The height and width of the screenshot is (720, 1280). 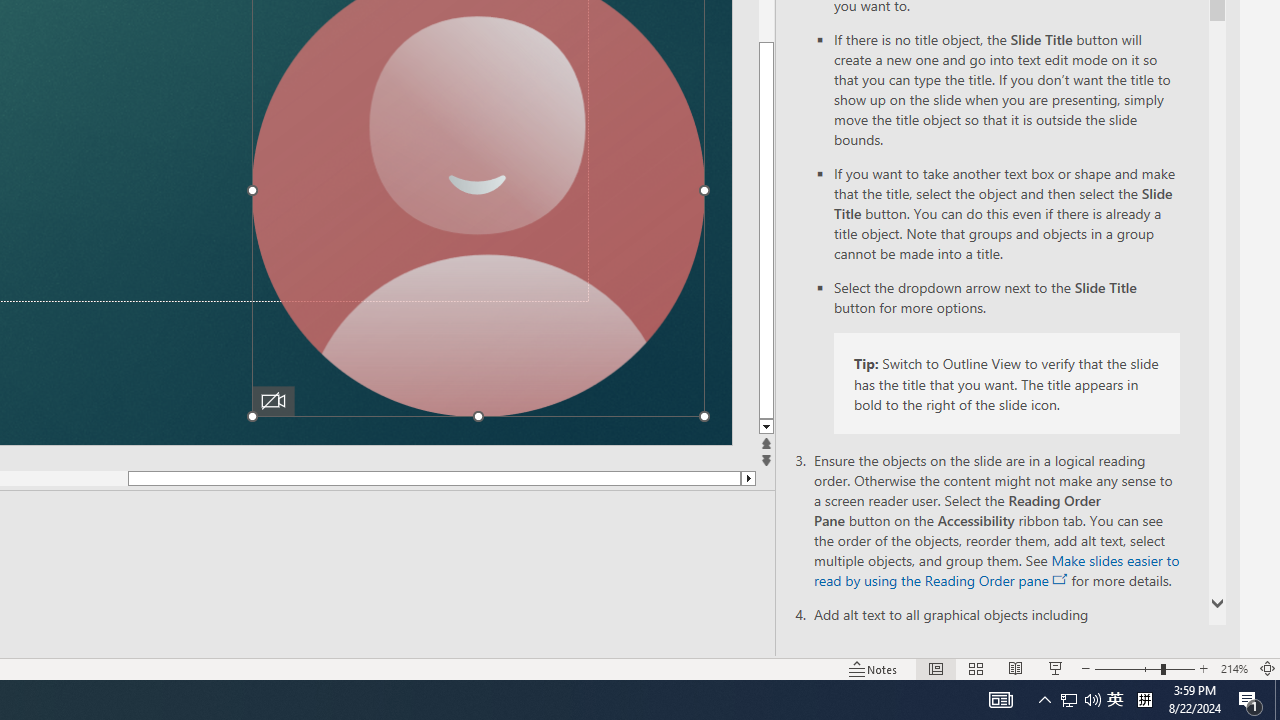 I want to click on 'Zoom Out', so click(x=1127, y=669).